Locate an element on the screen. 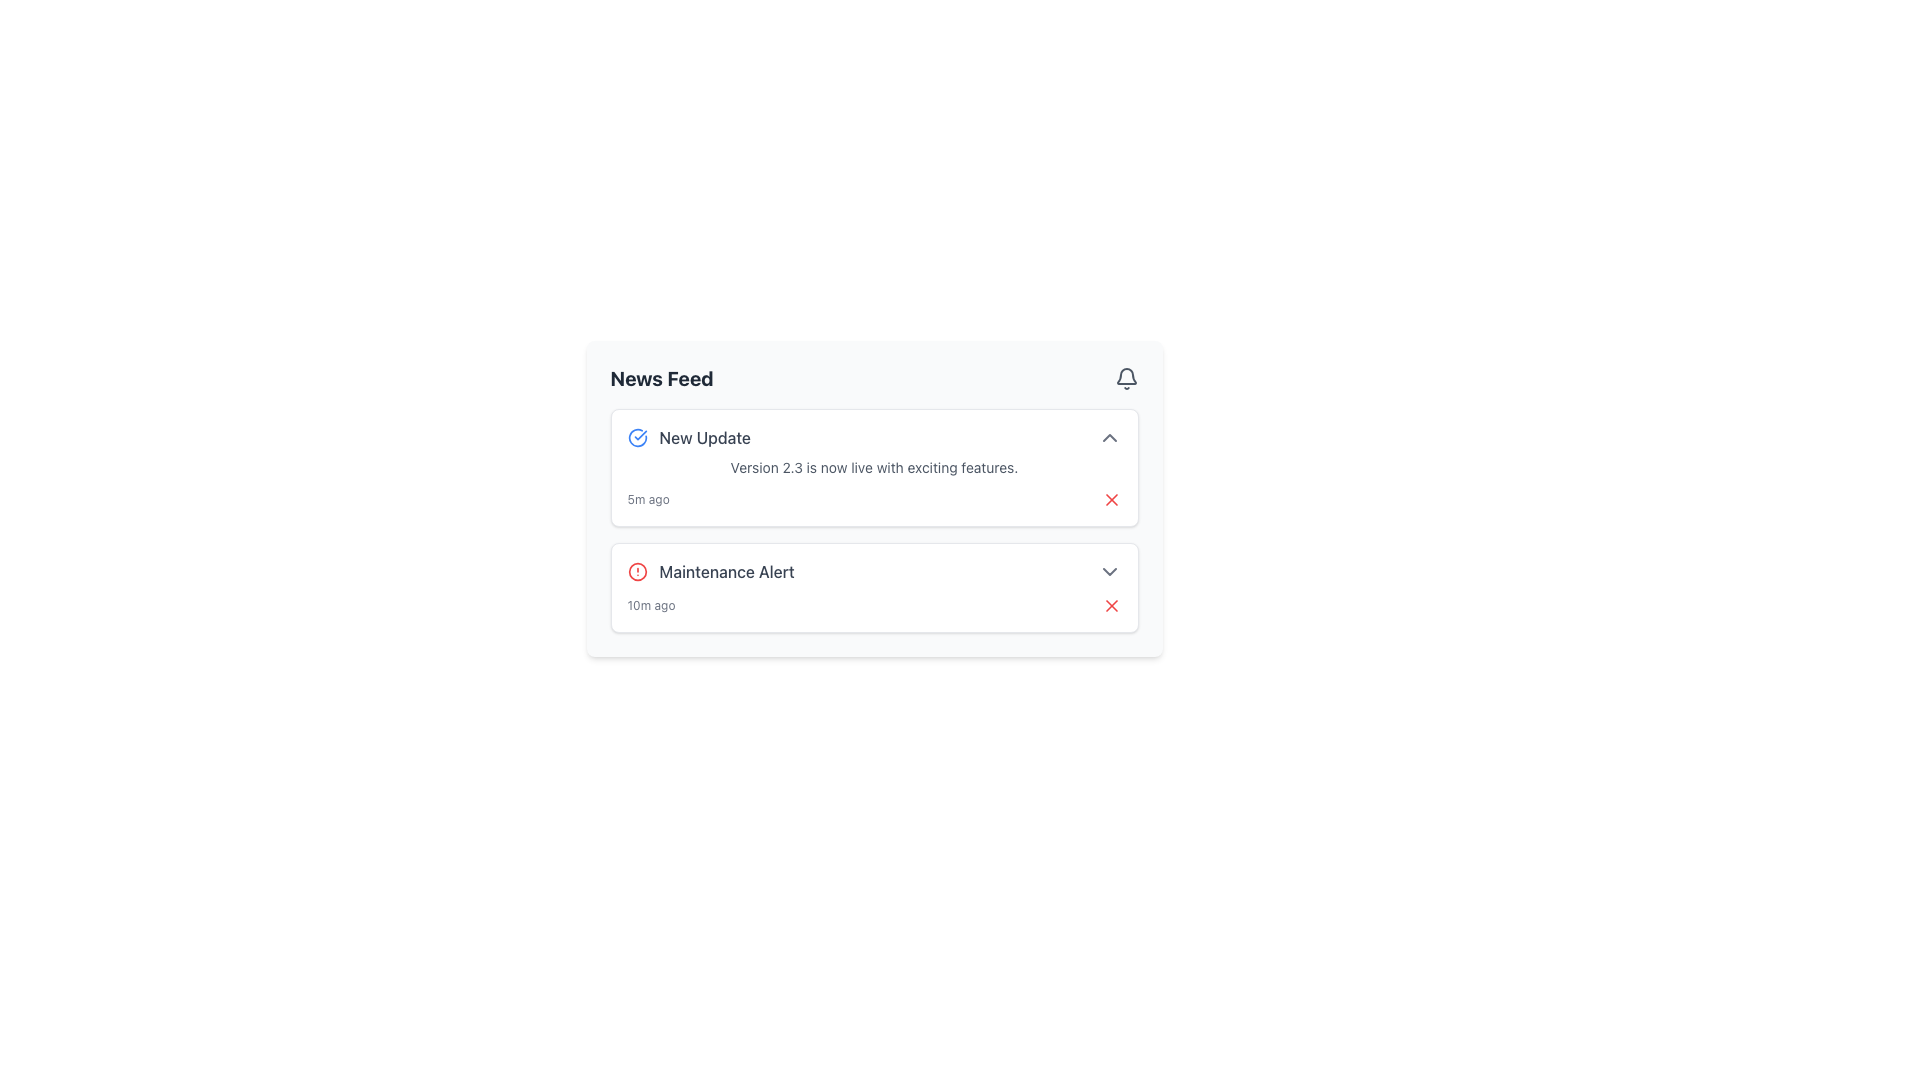 The height and width of the screenshot is (1080, 1920). the bell-shaped icon with a thin outline located is located at coordinates (1126, 378).